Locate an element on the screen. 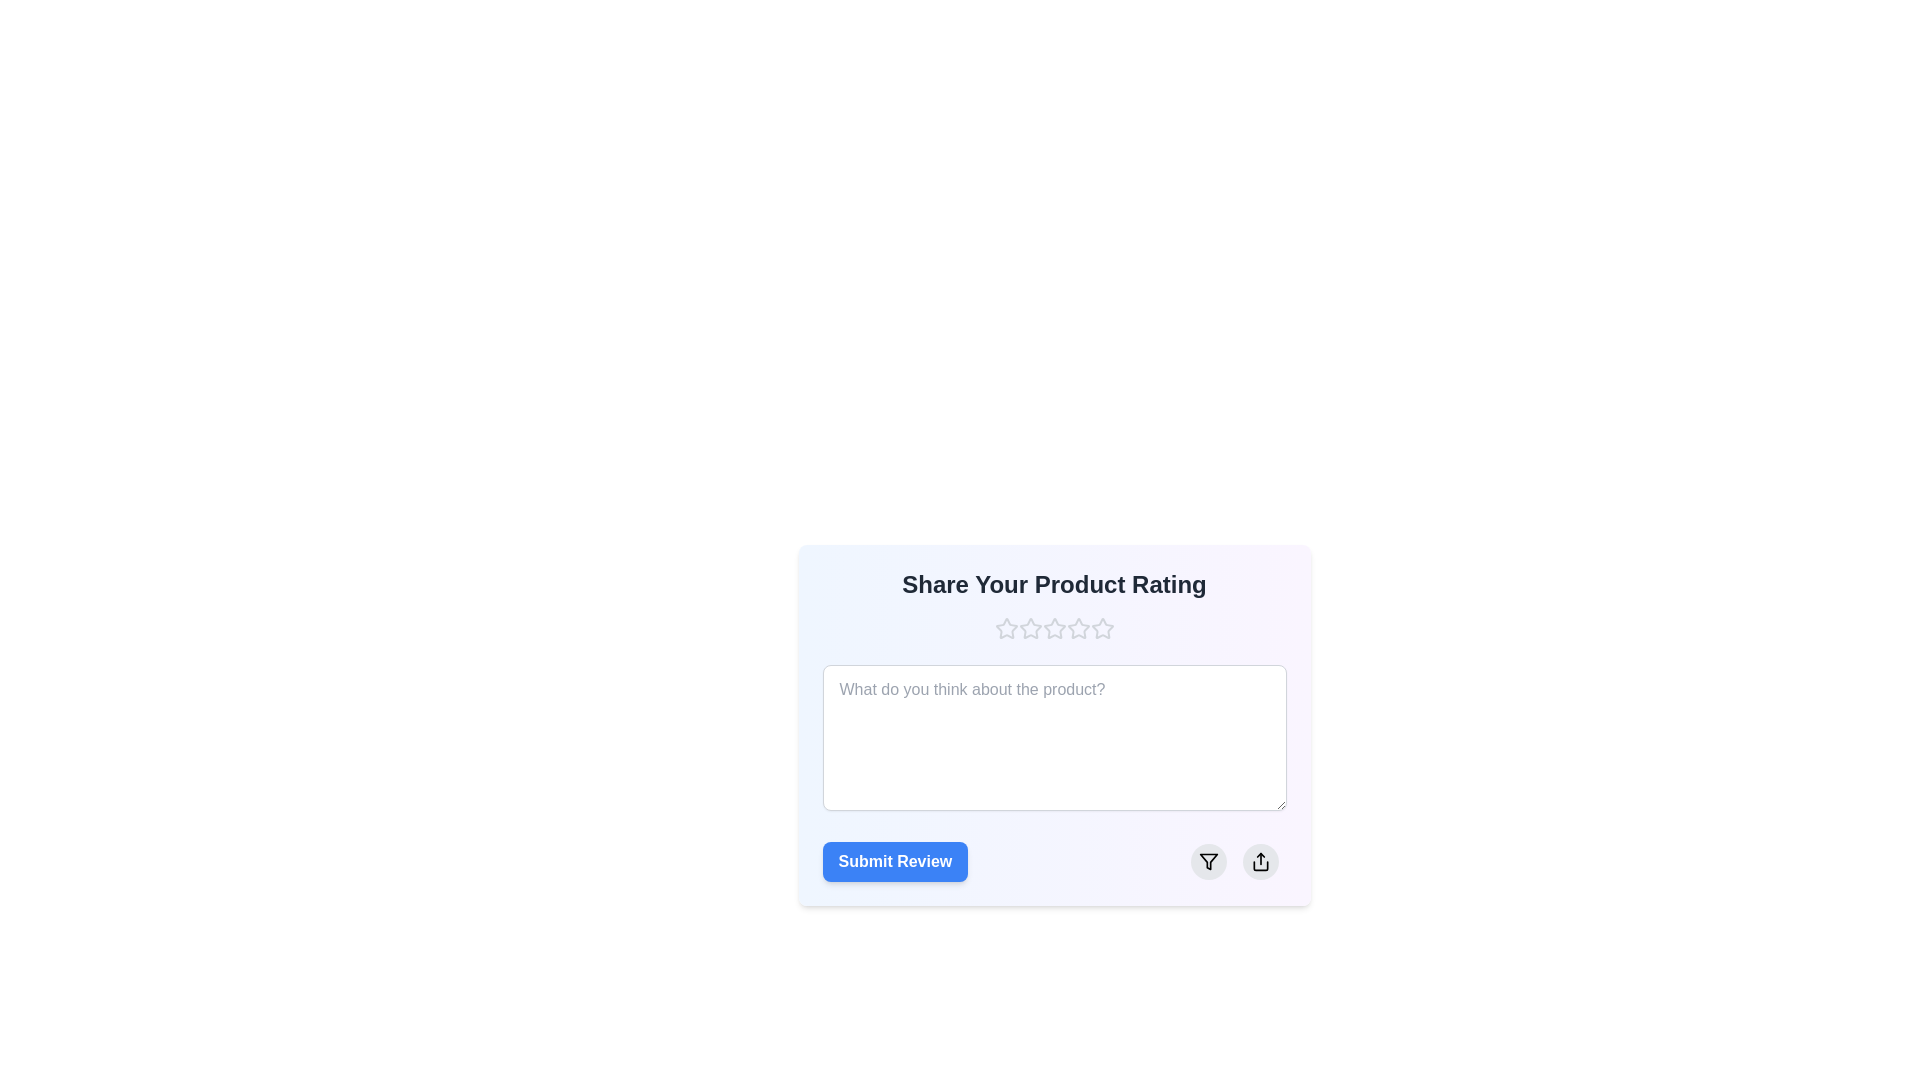 The image size is (1920, 1080). on the row of five star-shaped icons in the Rating component is located at coordinates (1053, 627).